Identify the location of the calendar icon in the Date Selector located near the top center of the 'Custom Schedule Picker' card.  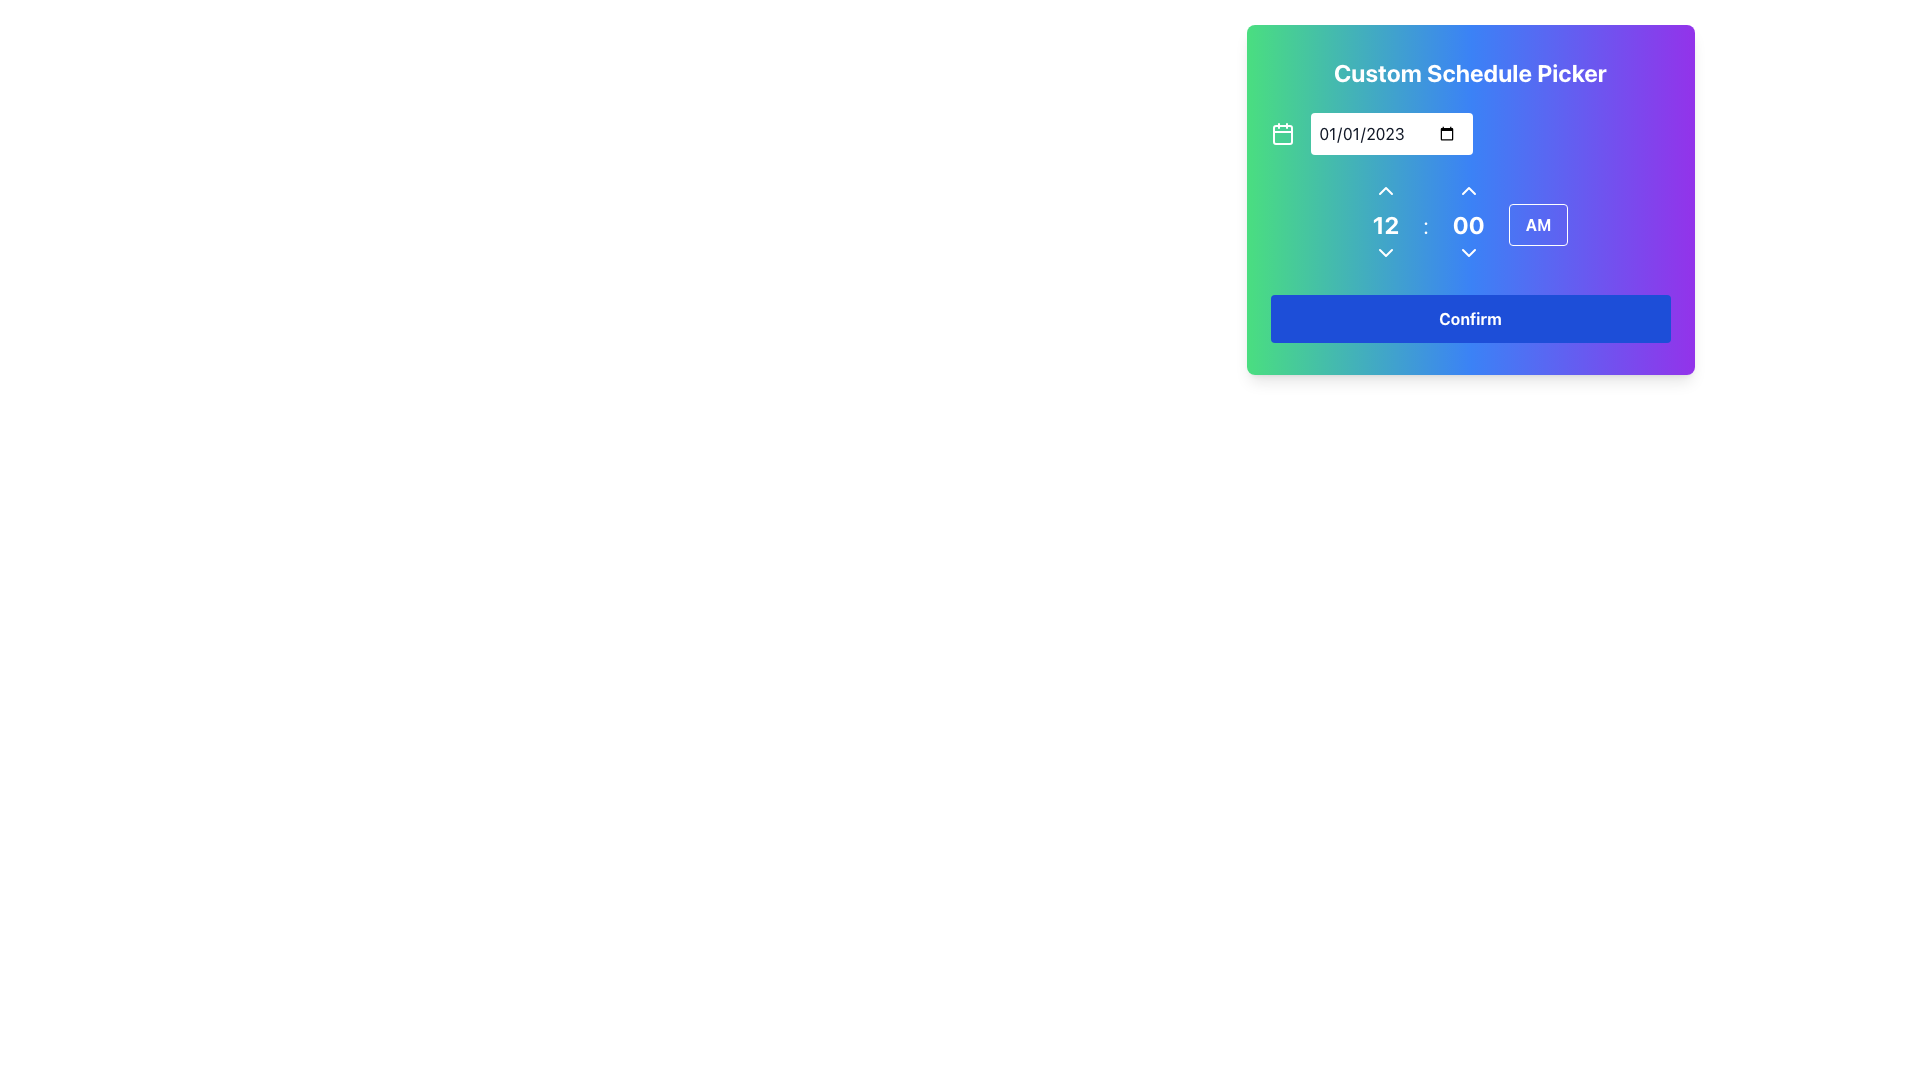
(1470, 134).